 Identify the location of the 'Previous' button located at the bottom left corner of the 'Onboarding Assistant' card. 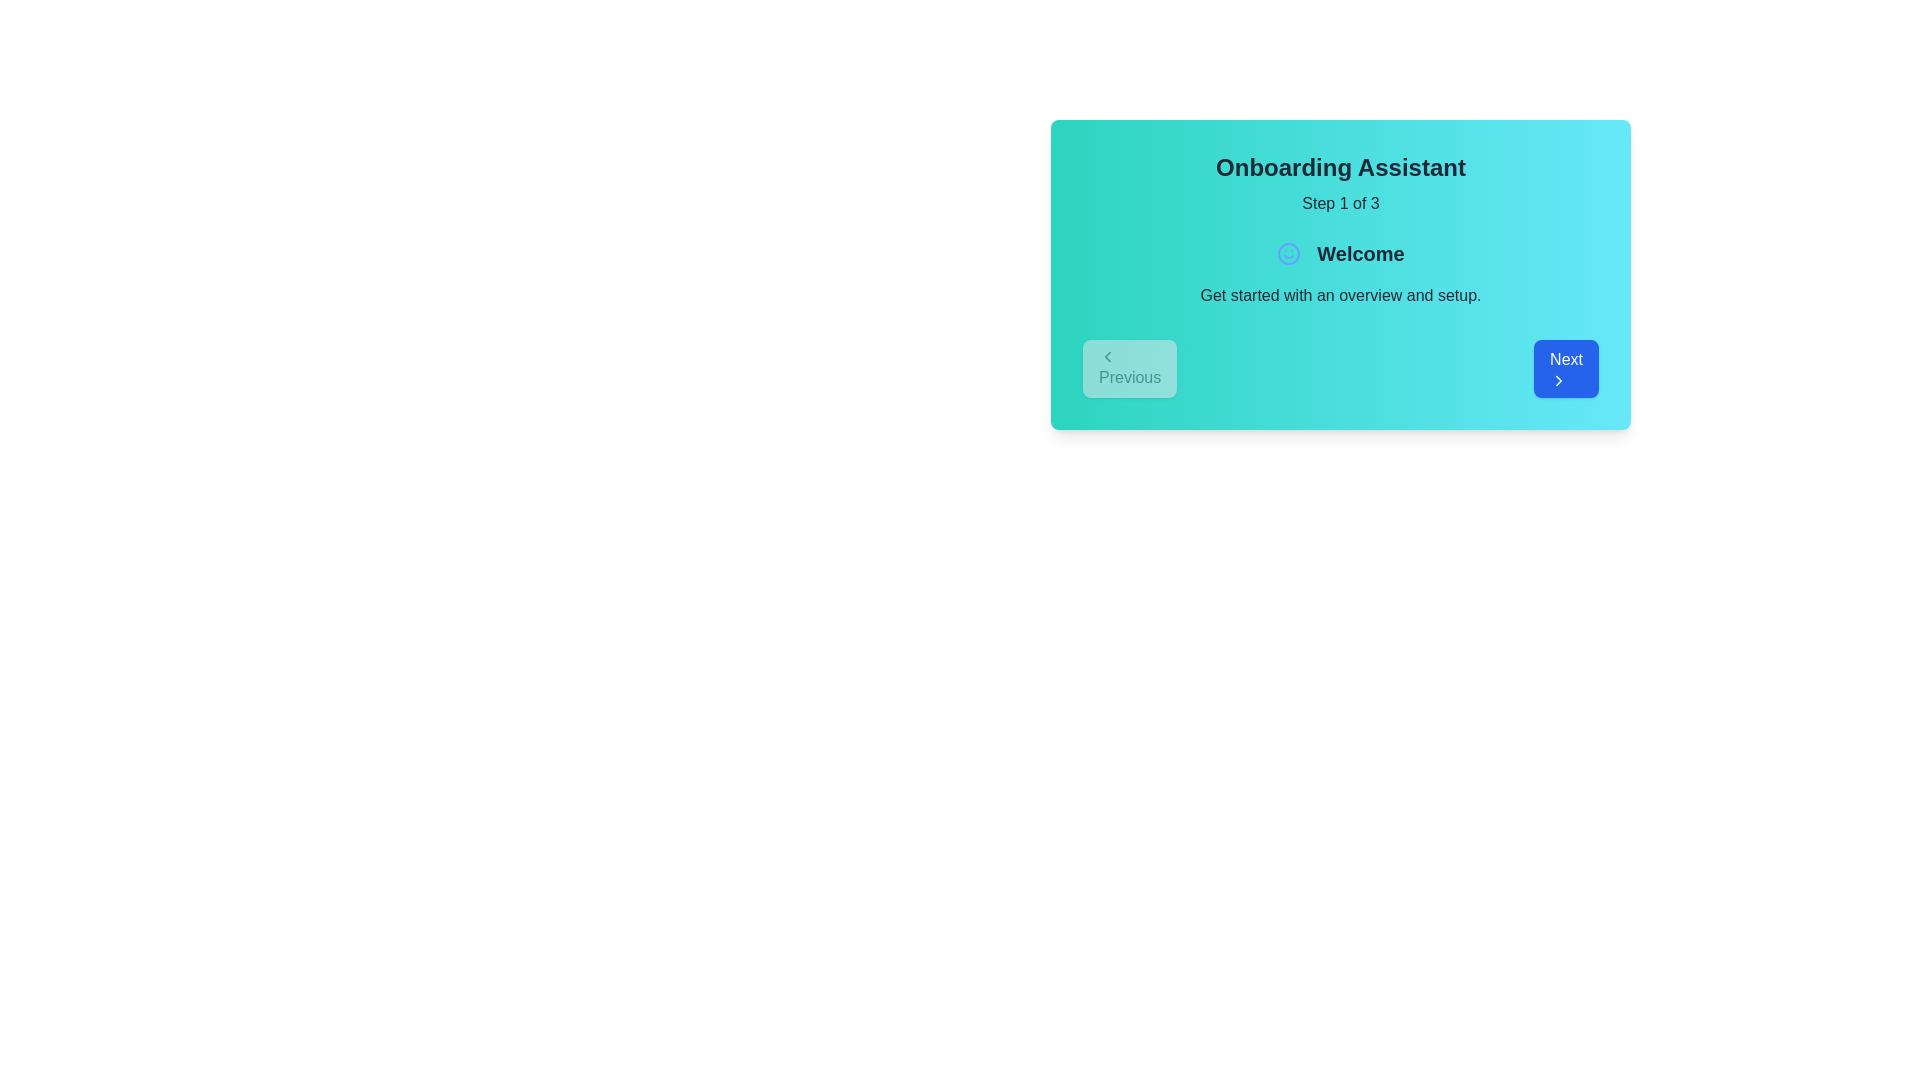
(1129, 369).